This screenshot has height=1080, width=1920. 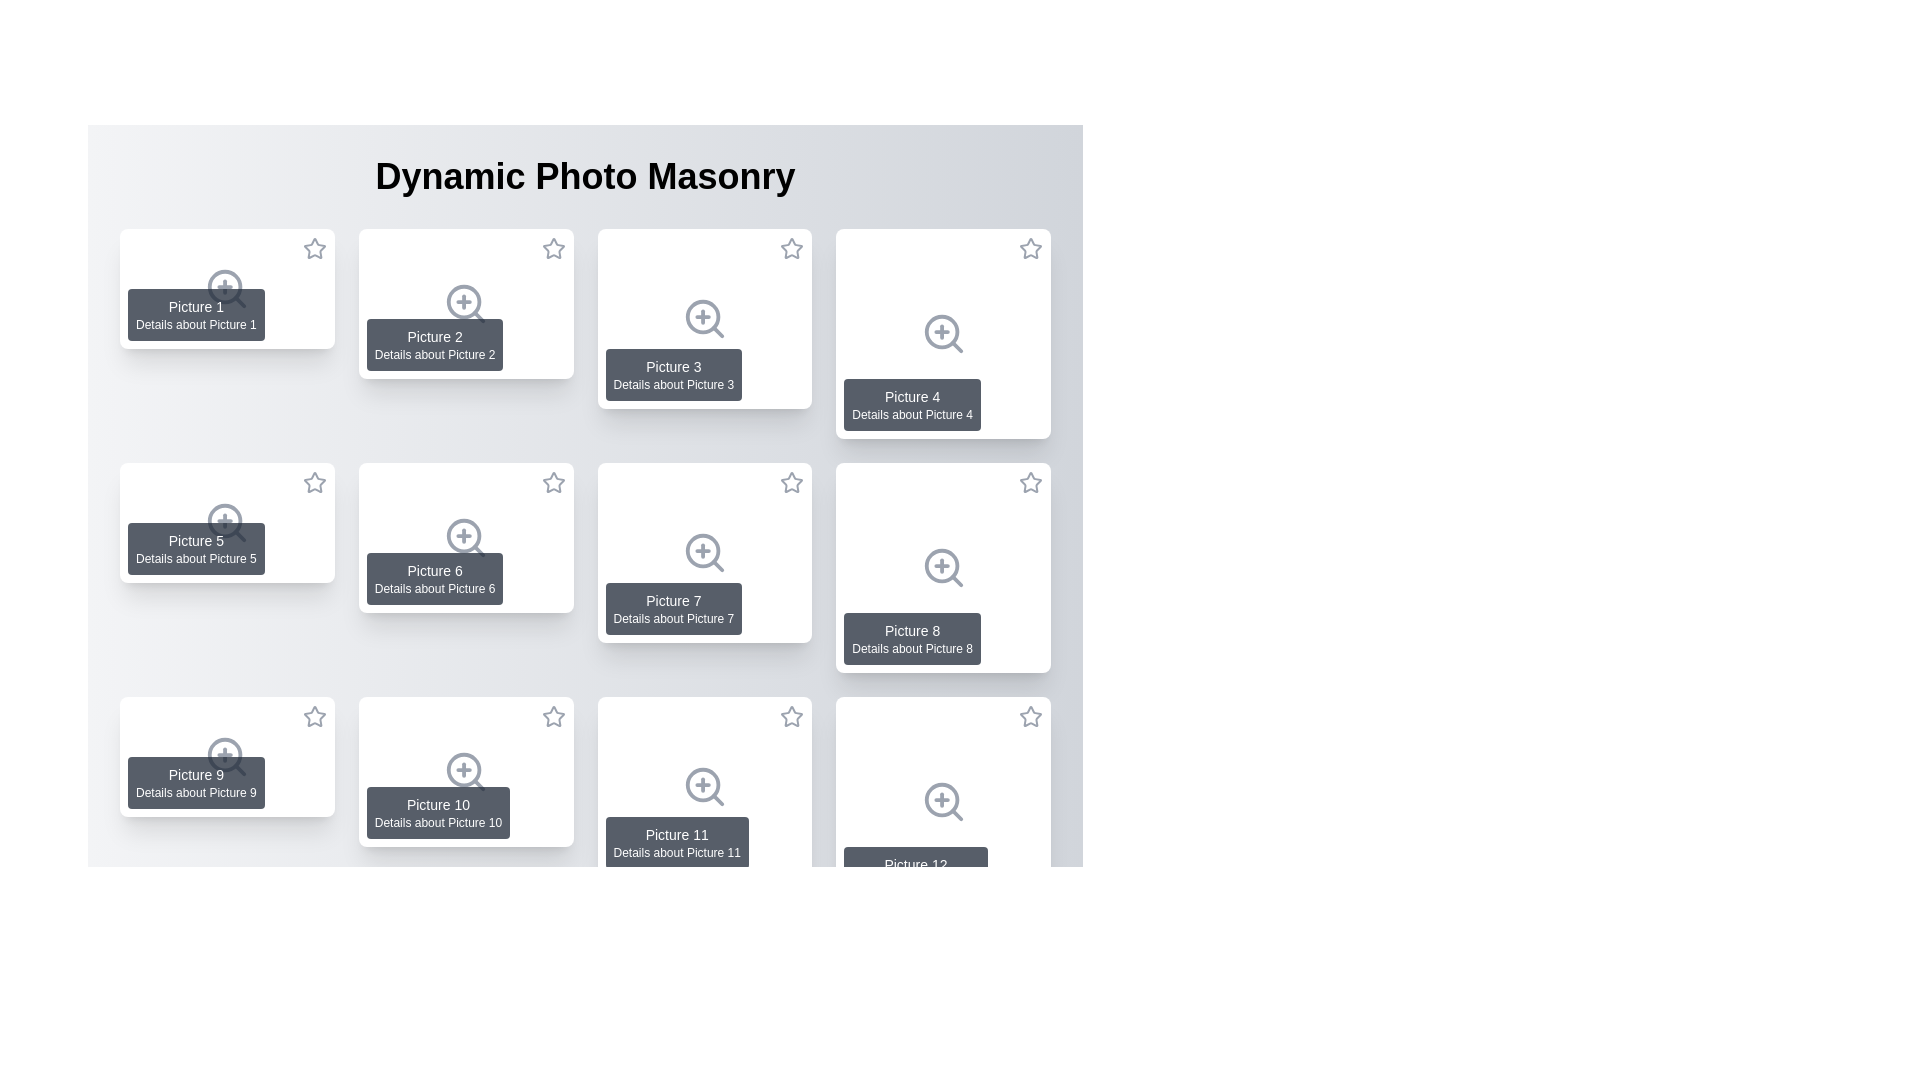 I want to click on the favorite or bookmark toggle button located in the upper-right corner of the card titled 'Picture 6', so click(x=553, y=486).